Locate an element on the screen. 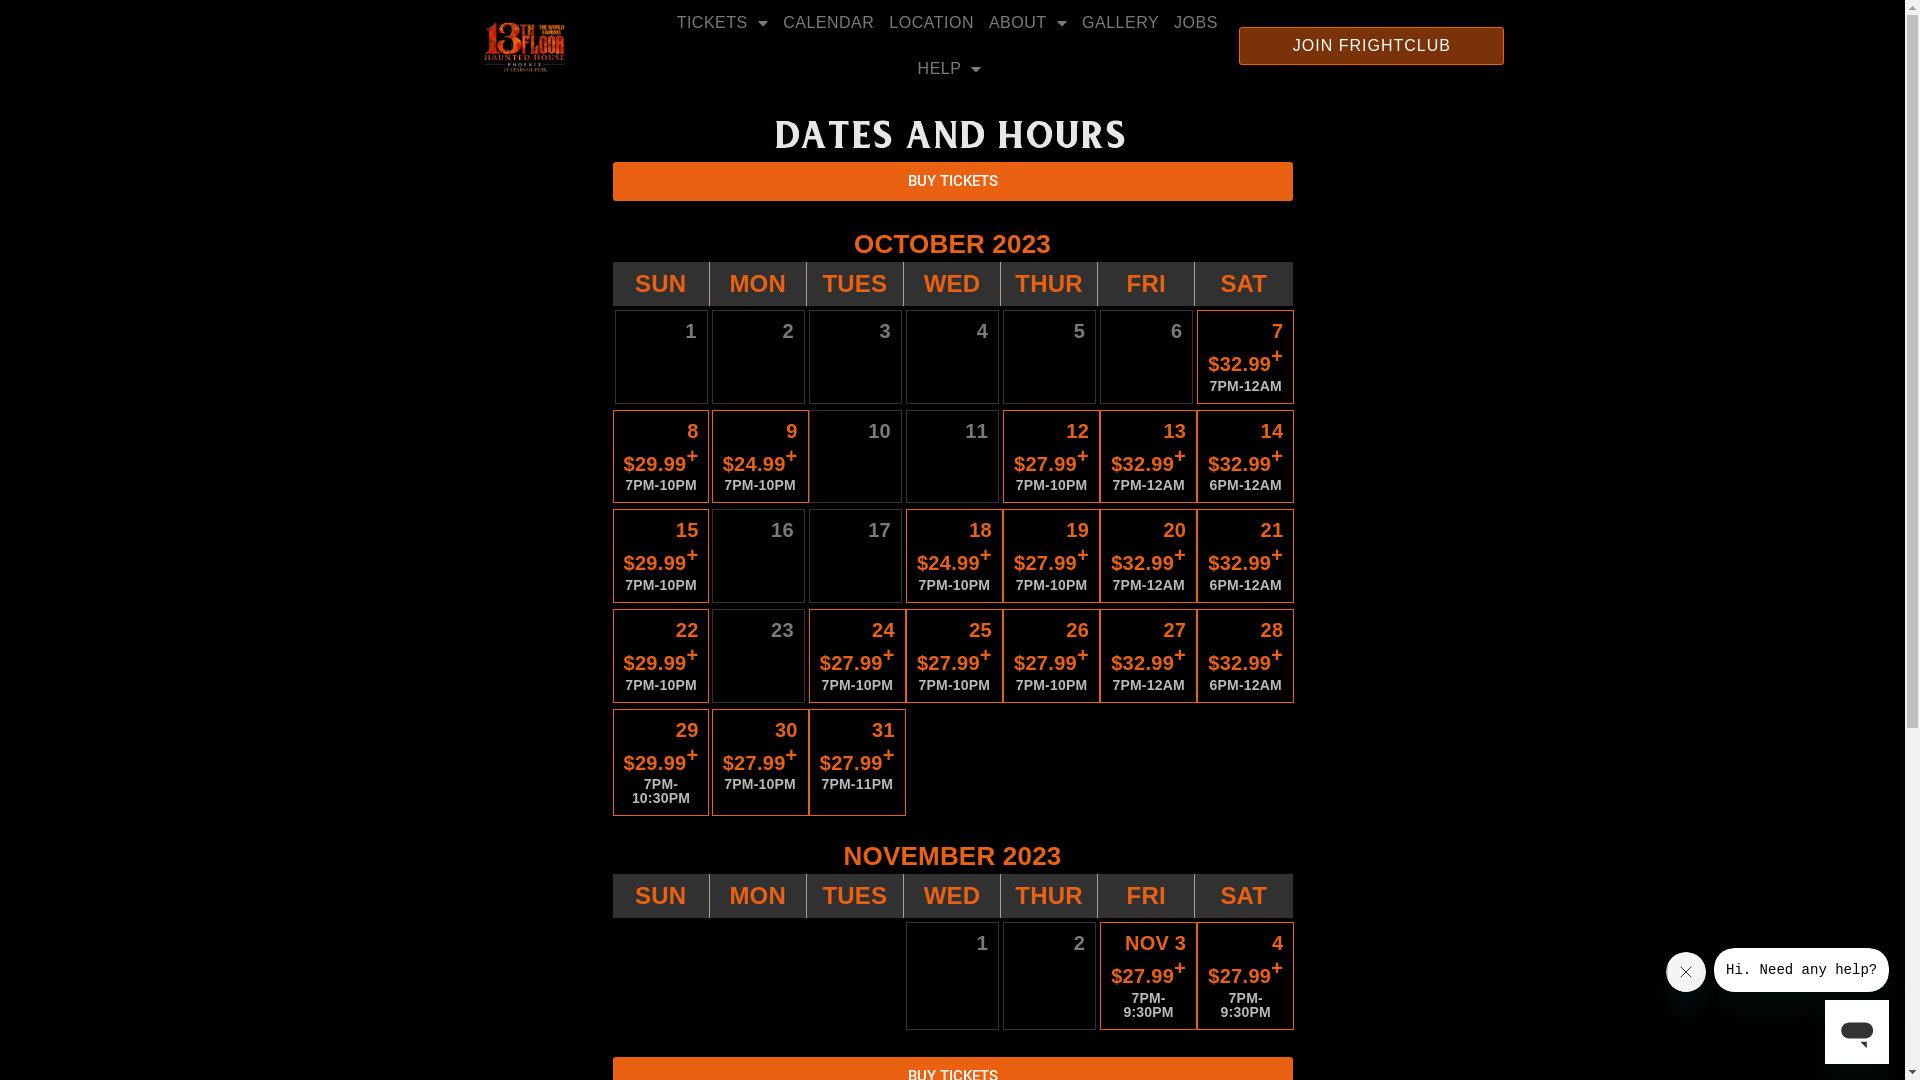 Image resolution: width=1920 pixels, height=1080 pixels. 'LOCATION' is located at coordinates (930, 23).